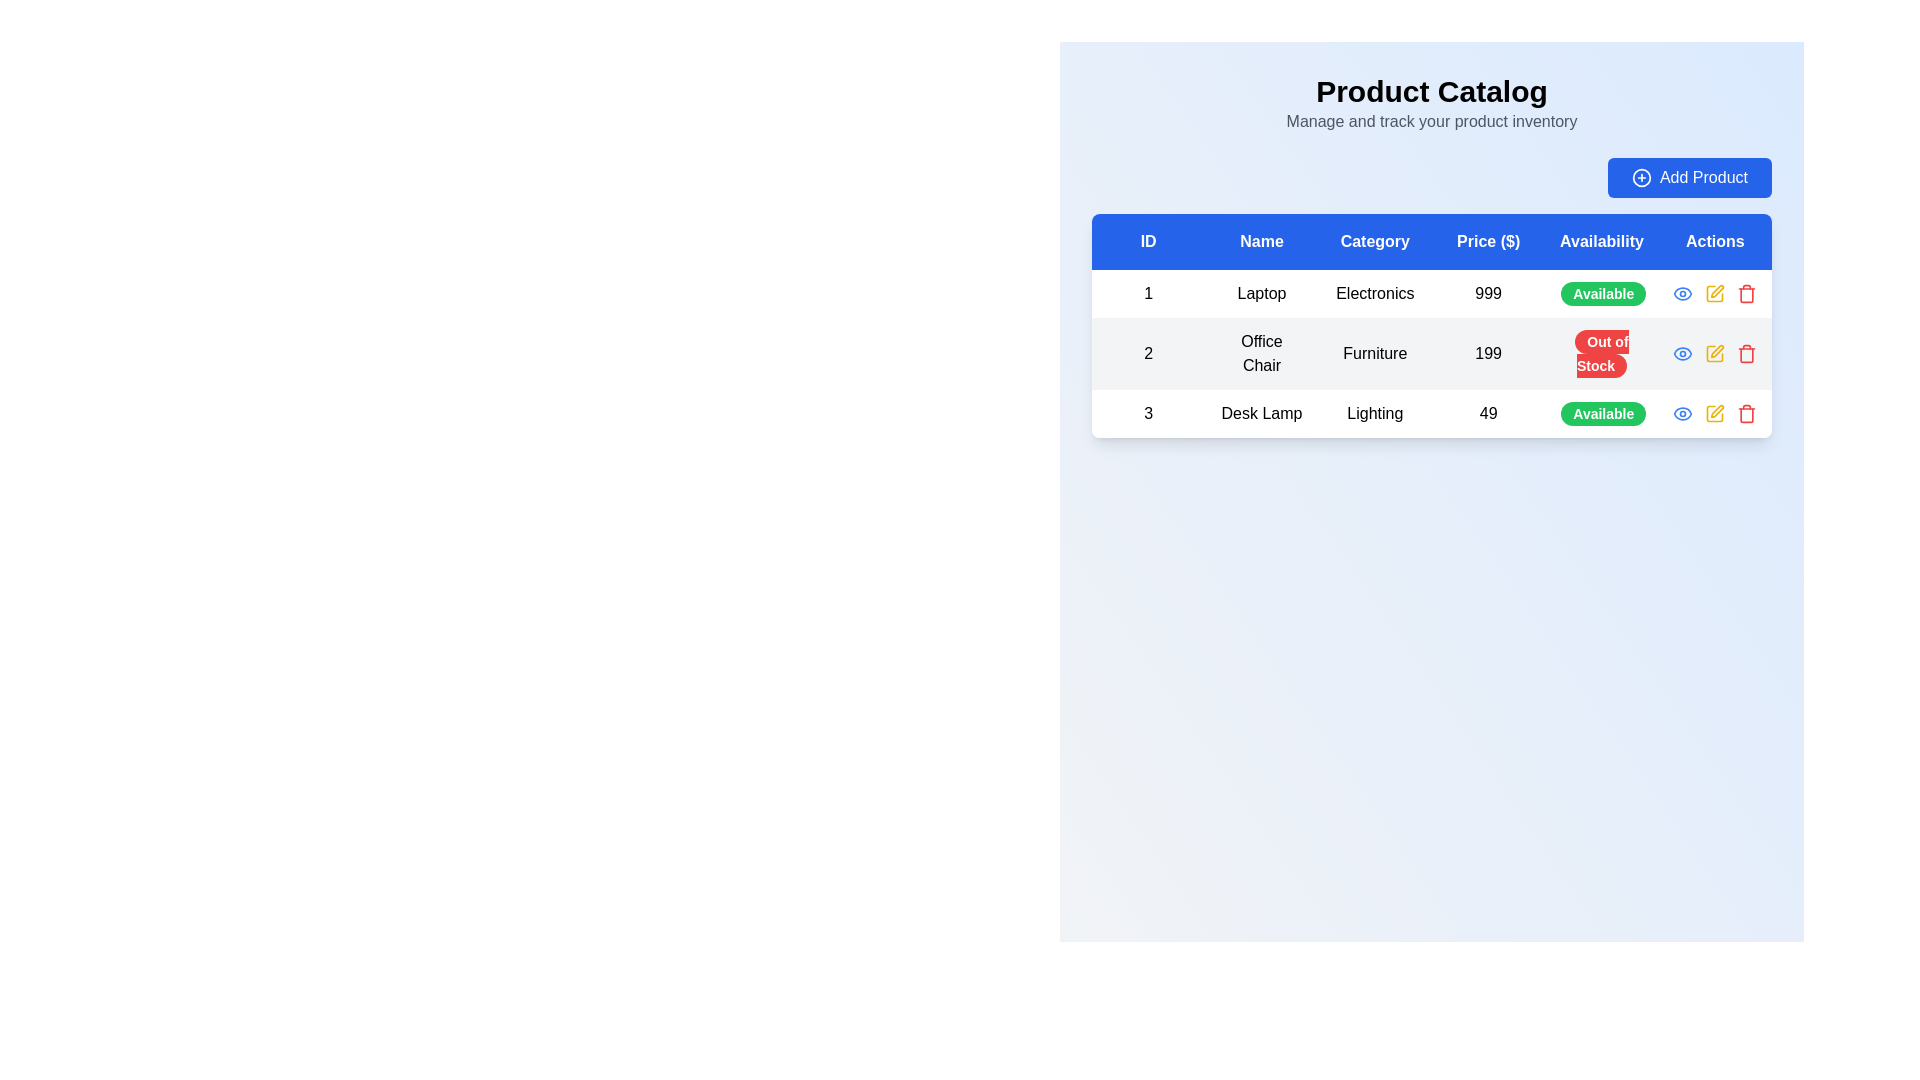 The width and height of the screenshot is (1920, 1080). Describe the element at coordinates (1261, 241) in the screenshot. I see `the 'Name' label in the header row of the table, which is styled in white on a blue background and is the second entry in the header, positioned to the right of the 'ID' label and to the left of the 'Category' label` at that location.